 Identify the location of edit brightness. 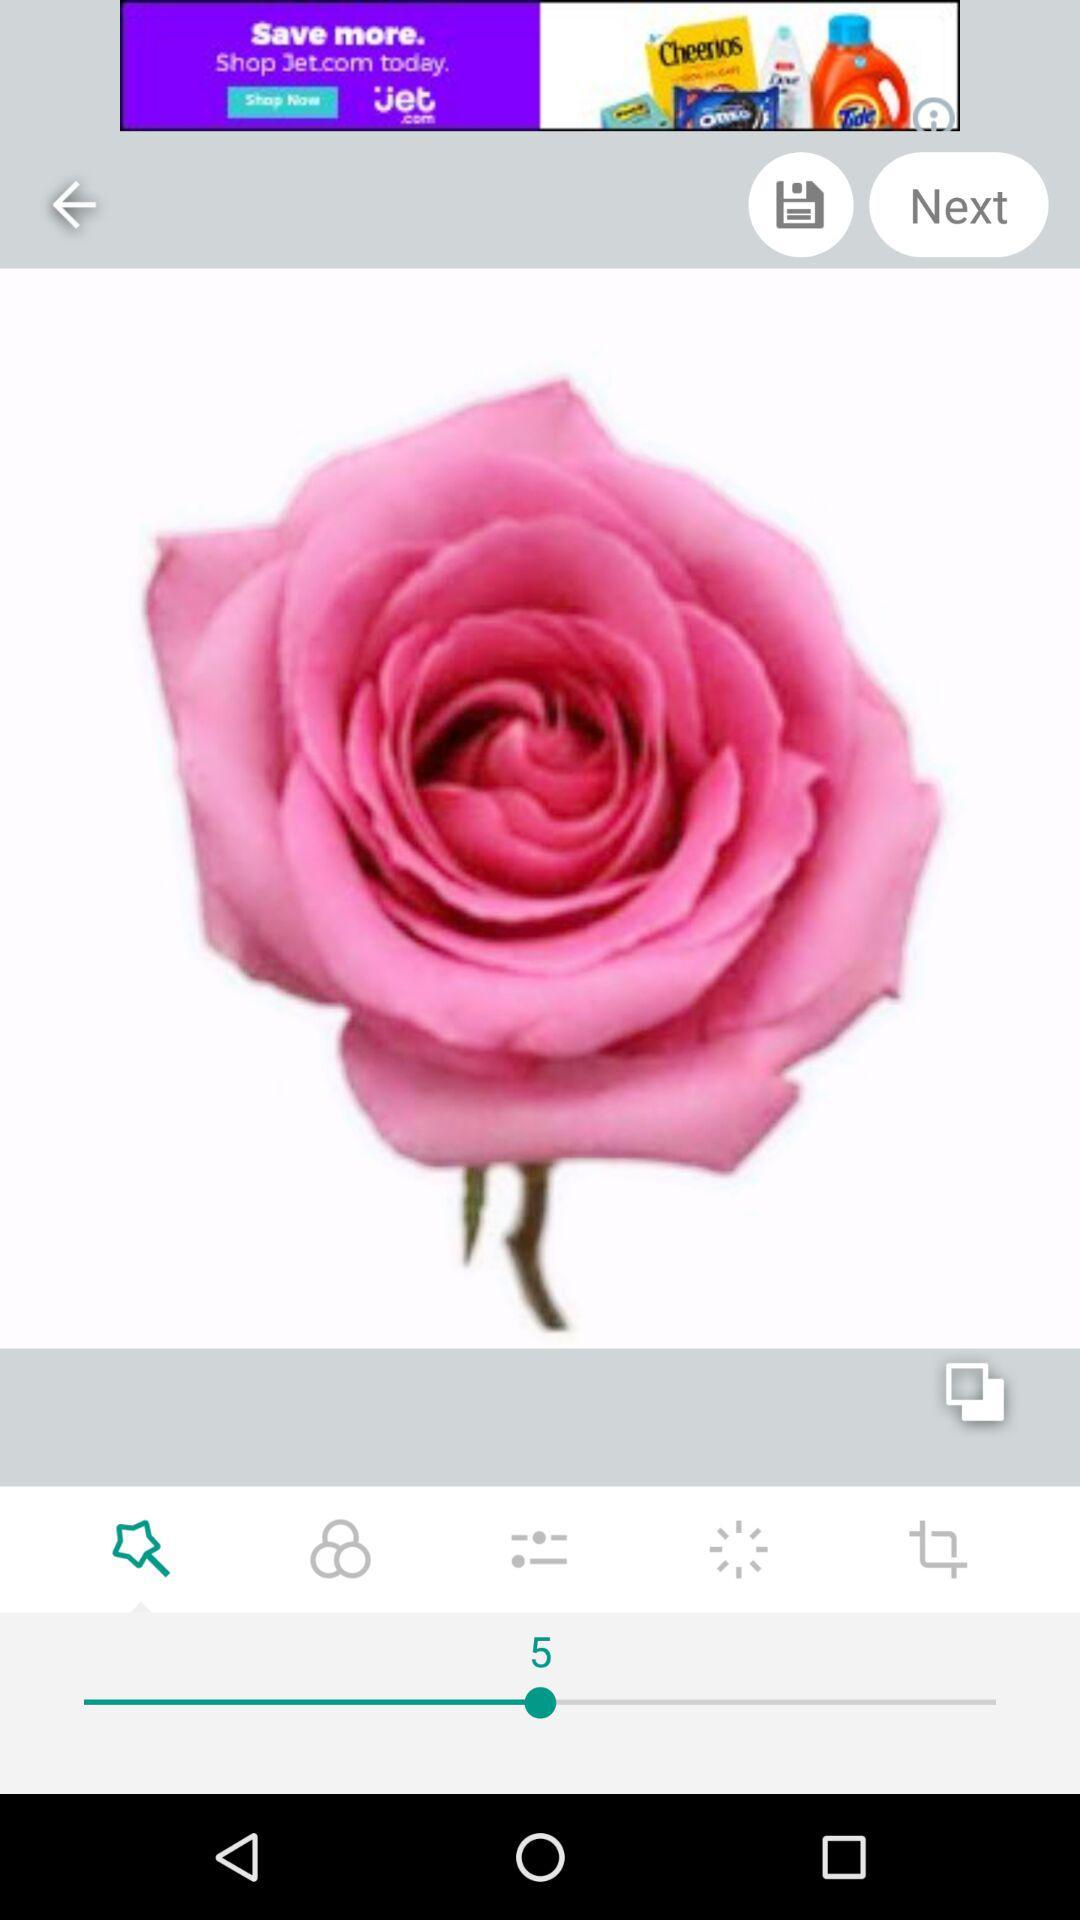
(738, 1548).